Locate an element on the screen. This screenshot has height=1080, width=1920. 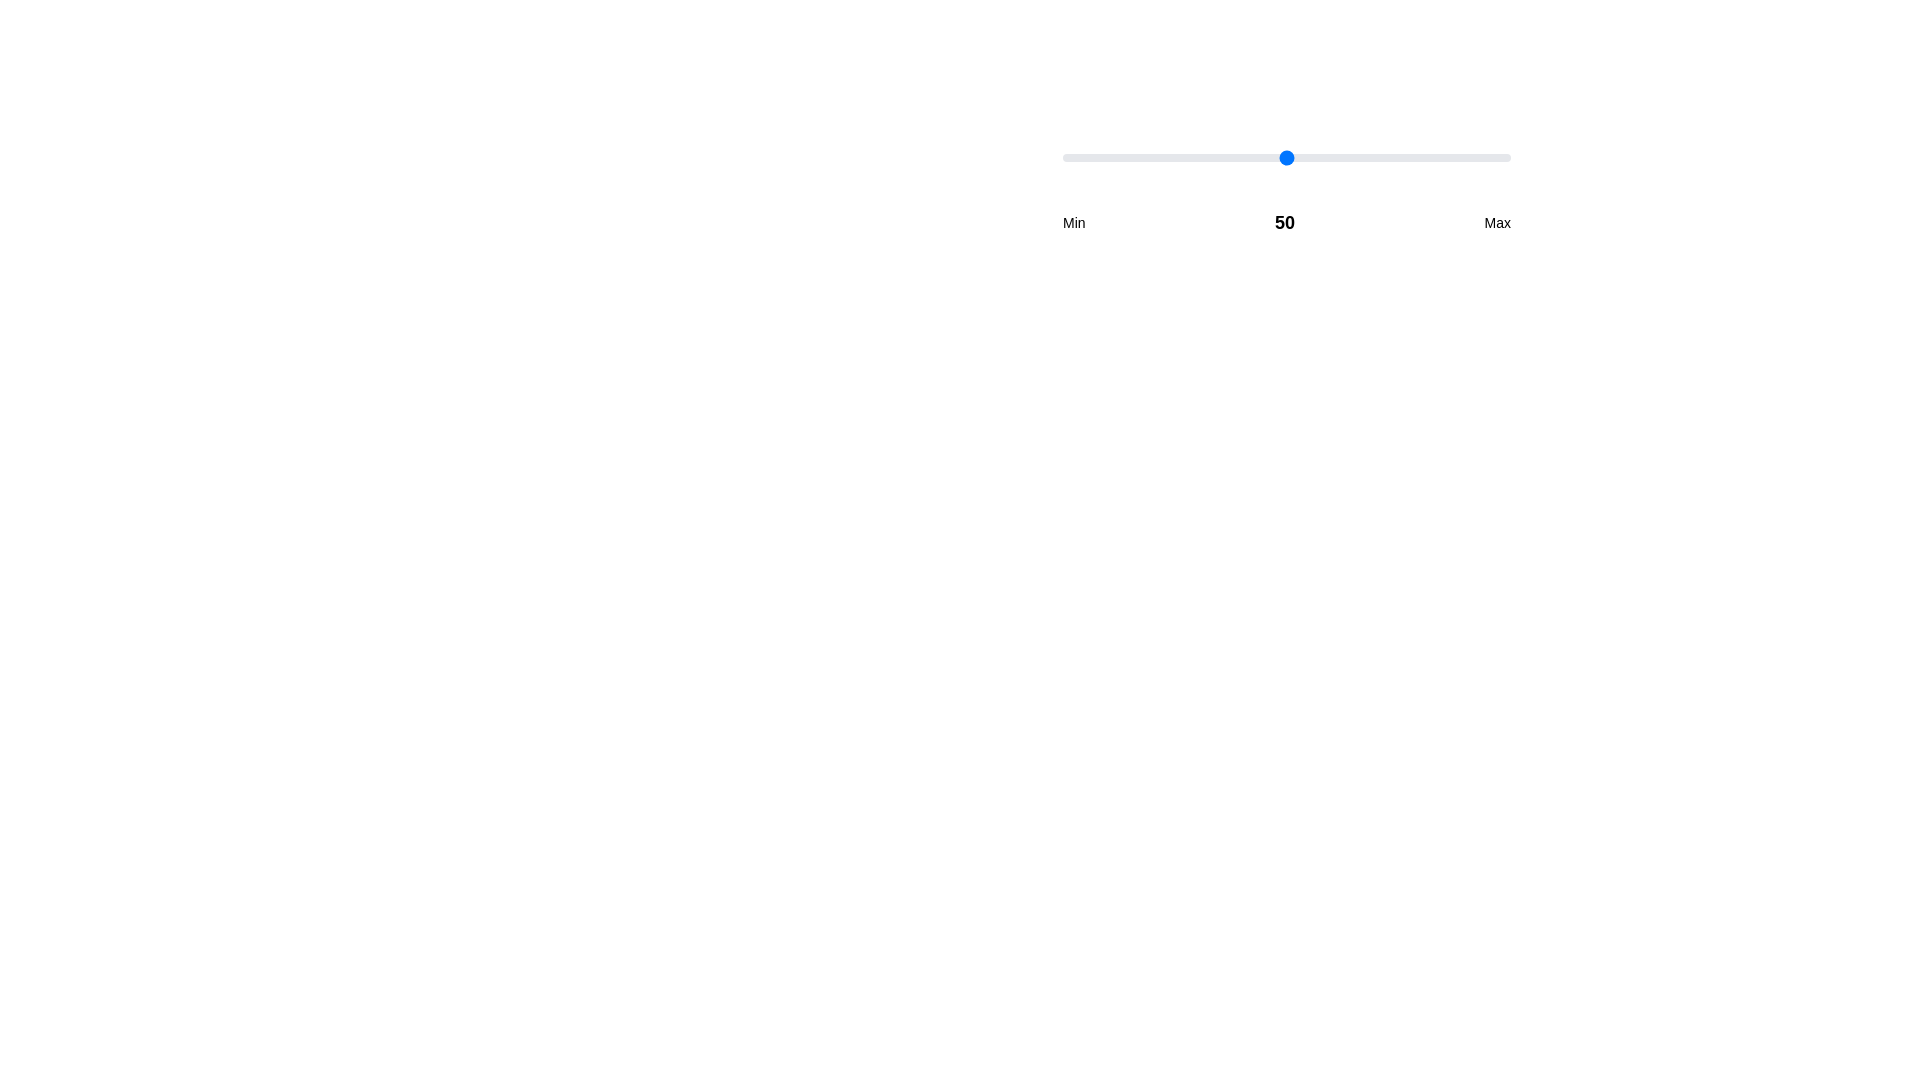
the slider is located at coordinates (1125, 157).